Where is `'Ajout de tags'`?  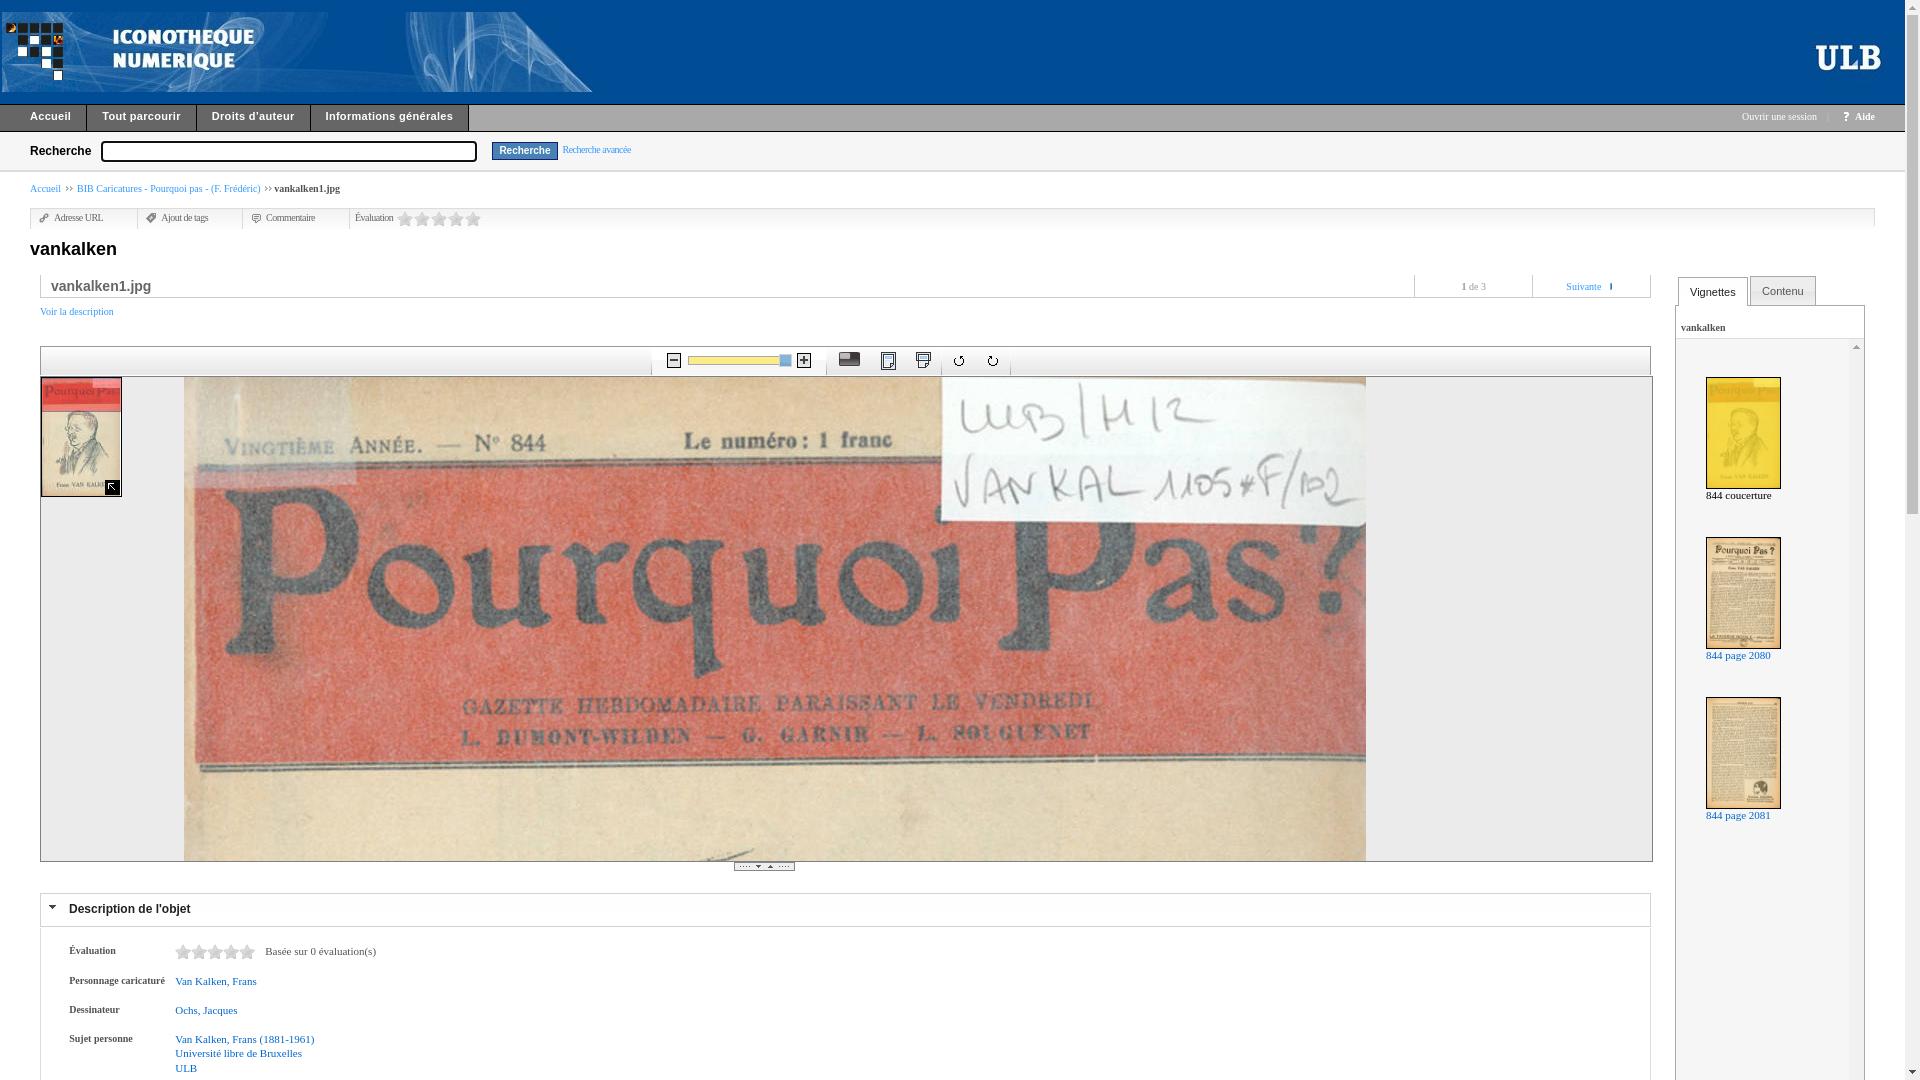 'Ajout de tags' is located at coordinates (177, 217).